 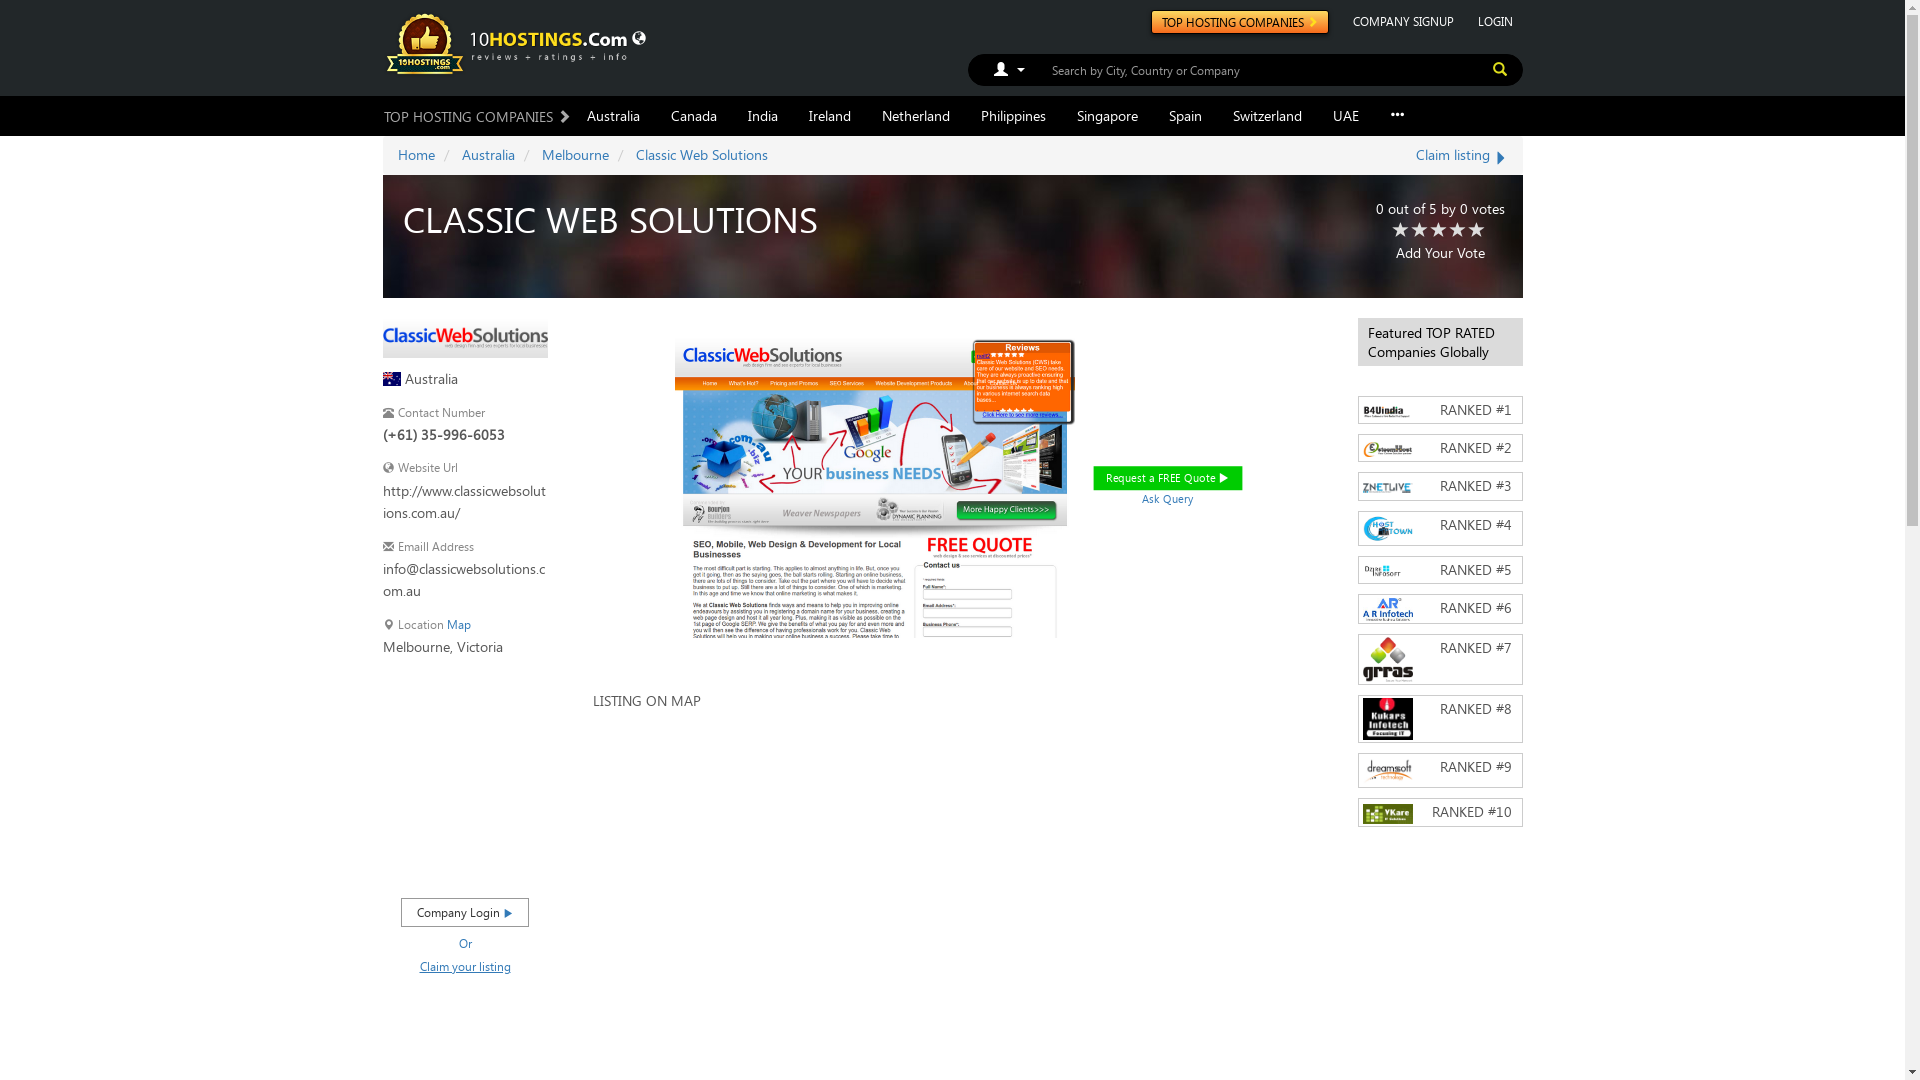 I want to click on 'Host Town in Top 10 Best Hosting Company.', so click(x=1386, y=527).